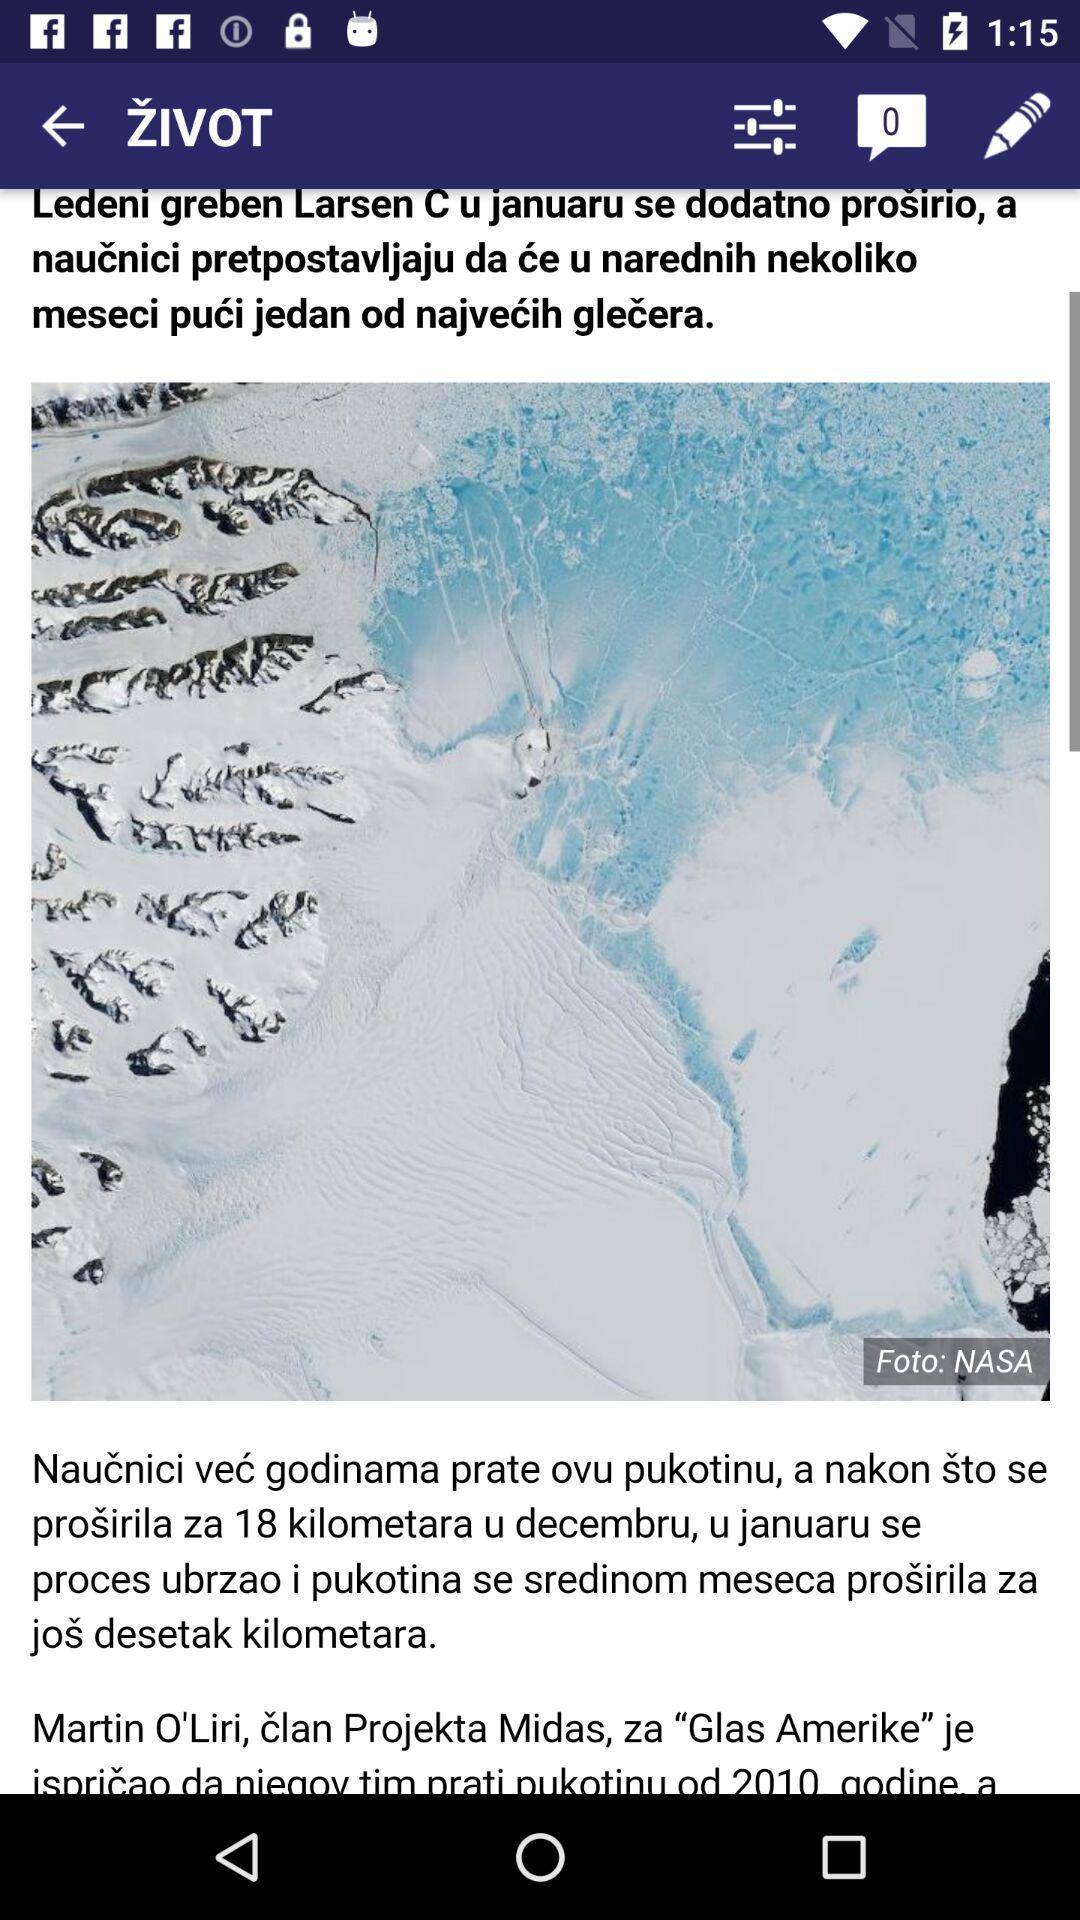 The image size is (1080, 1920). I want to click on the chat icon, so click(890, 124).